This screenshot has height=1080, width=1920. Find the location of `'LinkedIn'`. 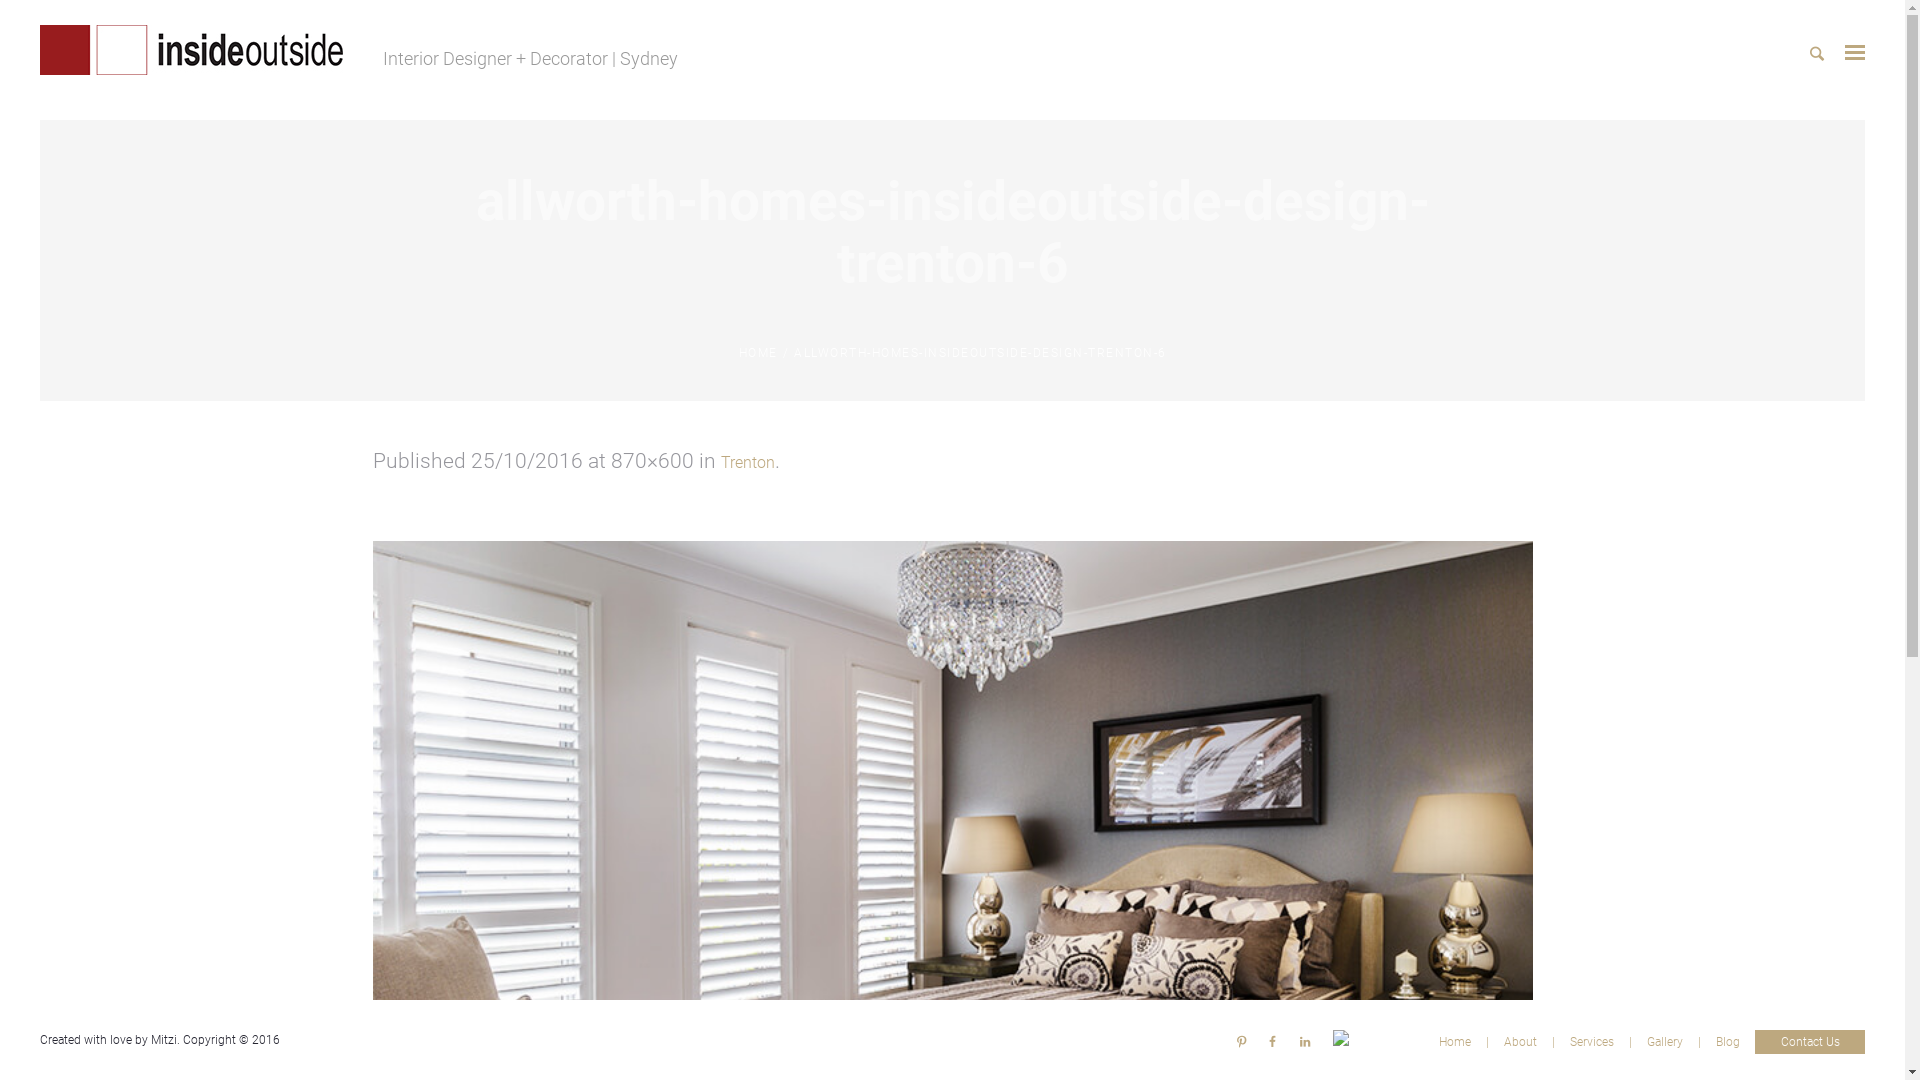

'LinkedIn' is located at coordinates (1304, 1040).